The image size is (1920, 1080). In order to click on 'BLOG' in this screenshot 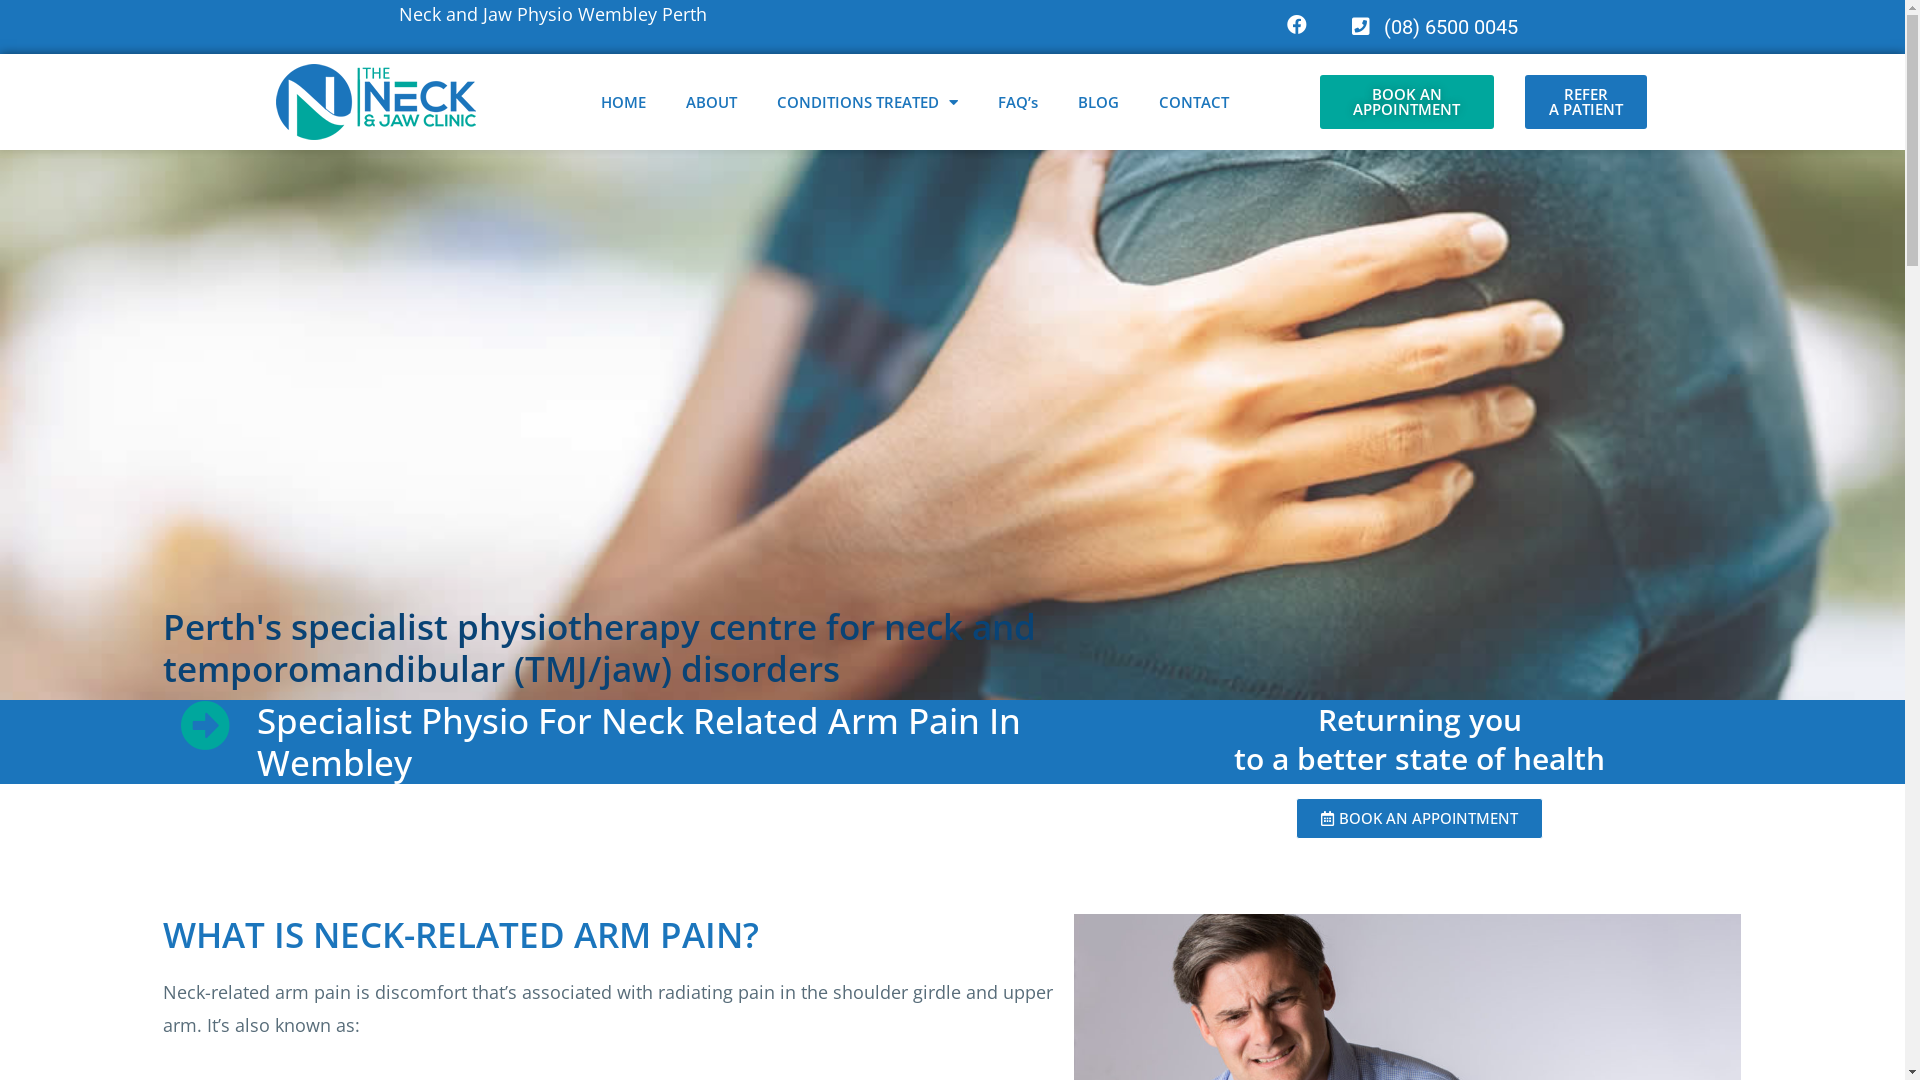, I will do `click(1097, 101)`.